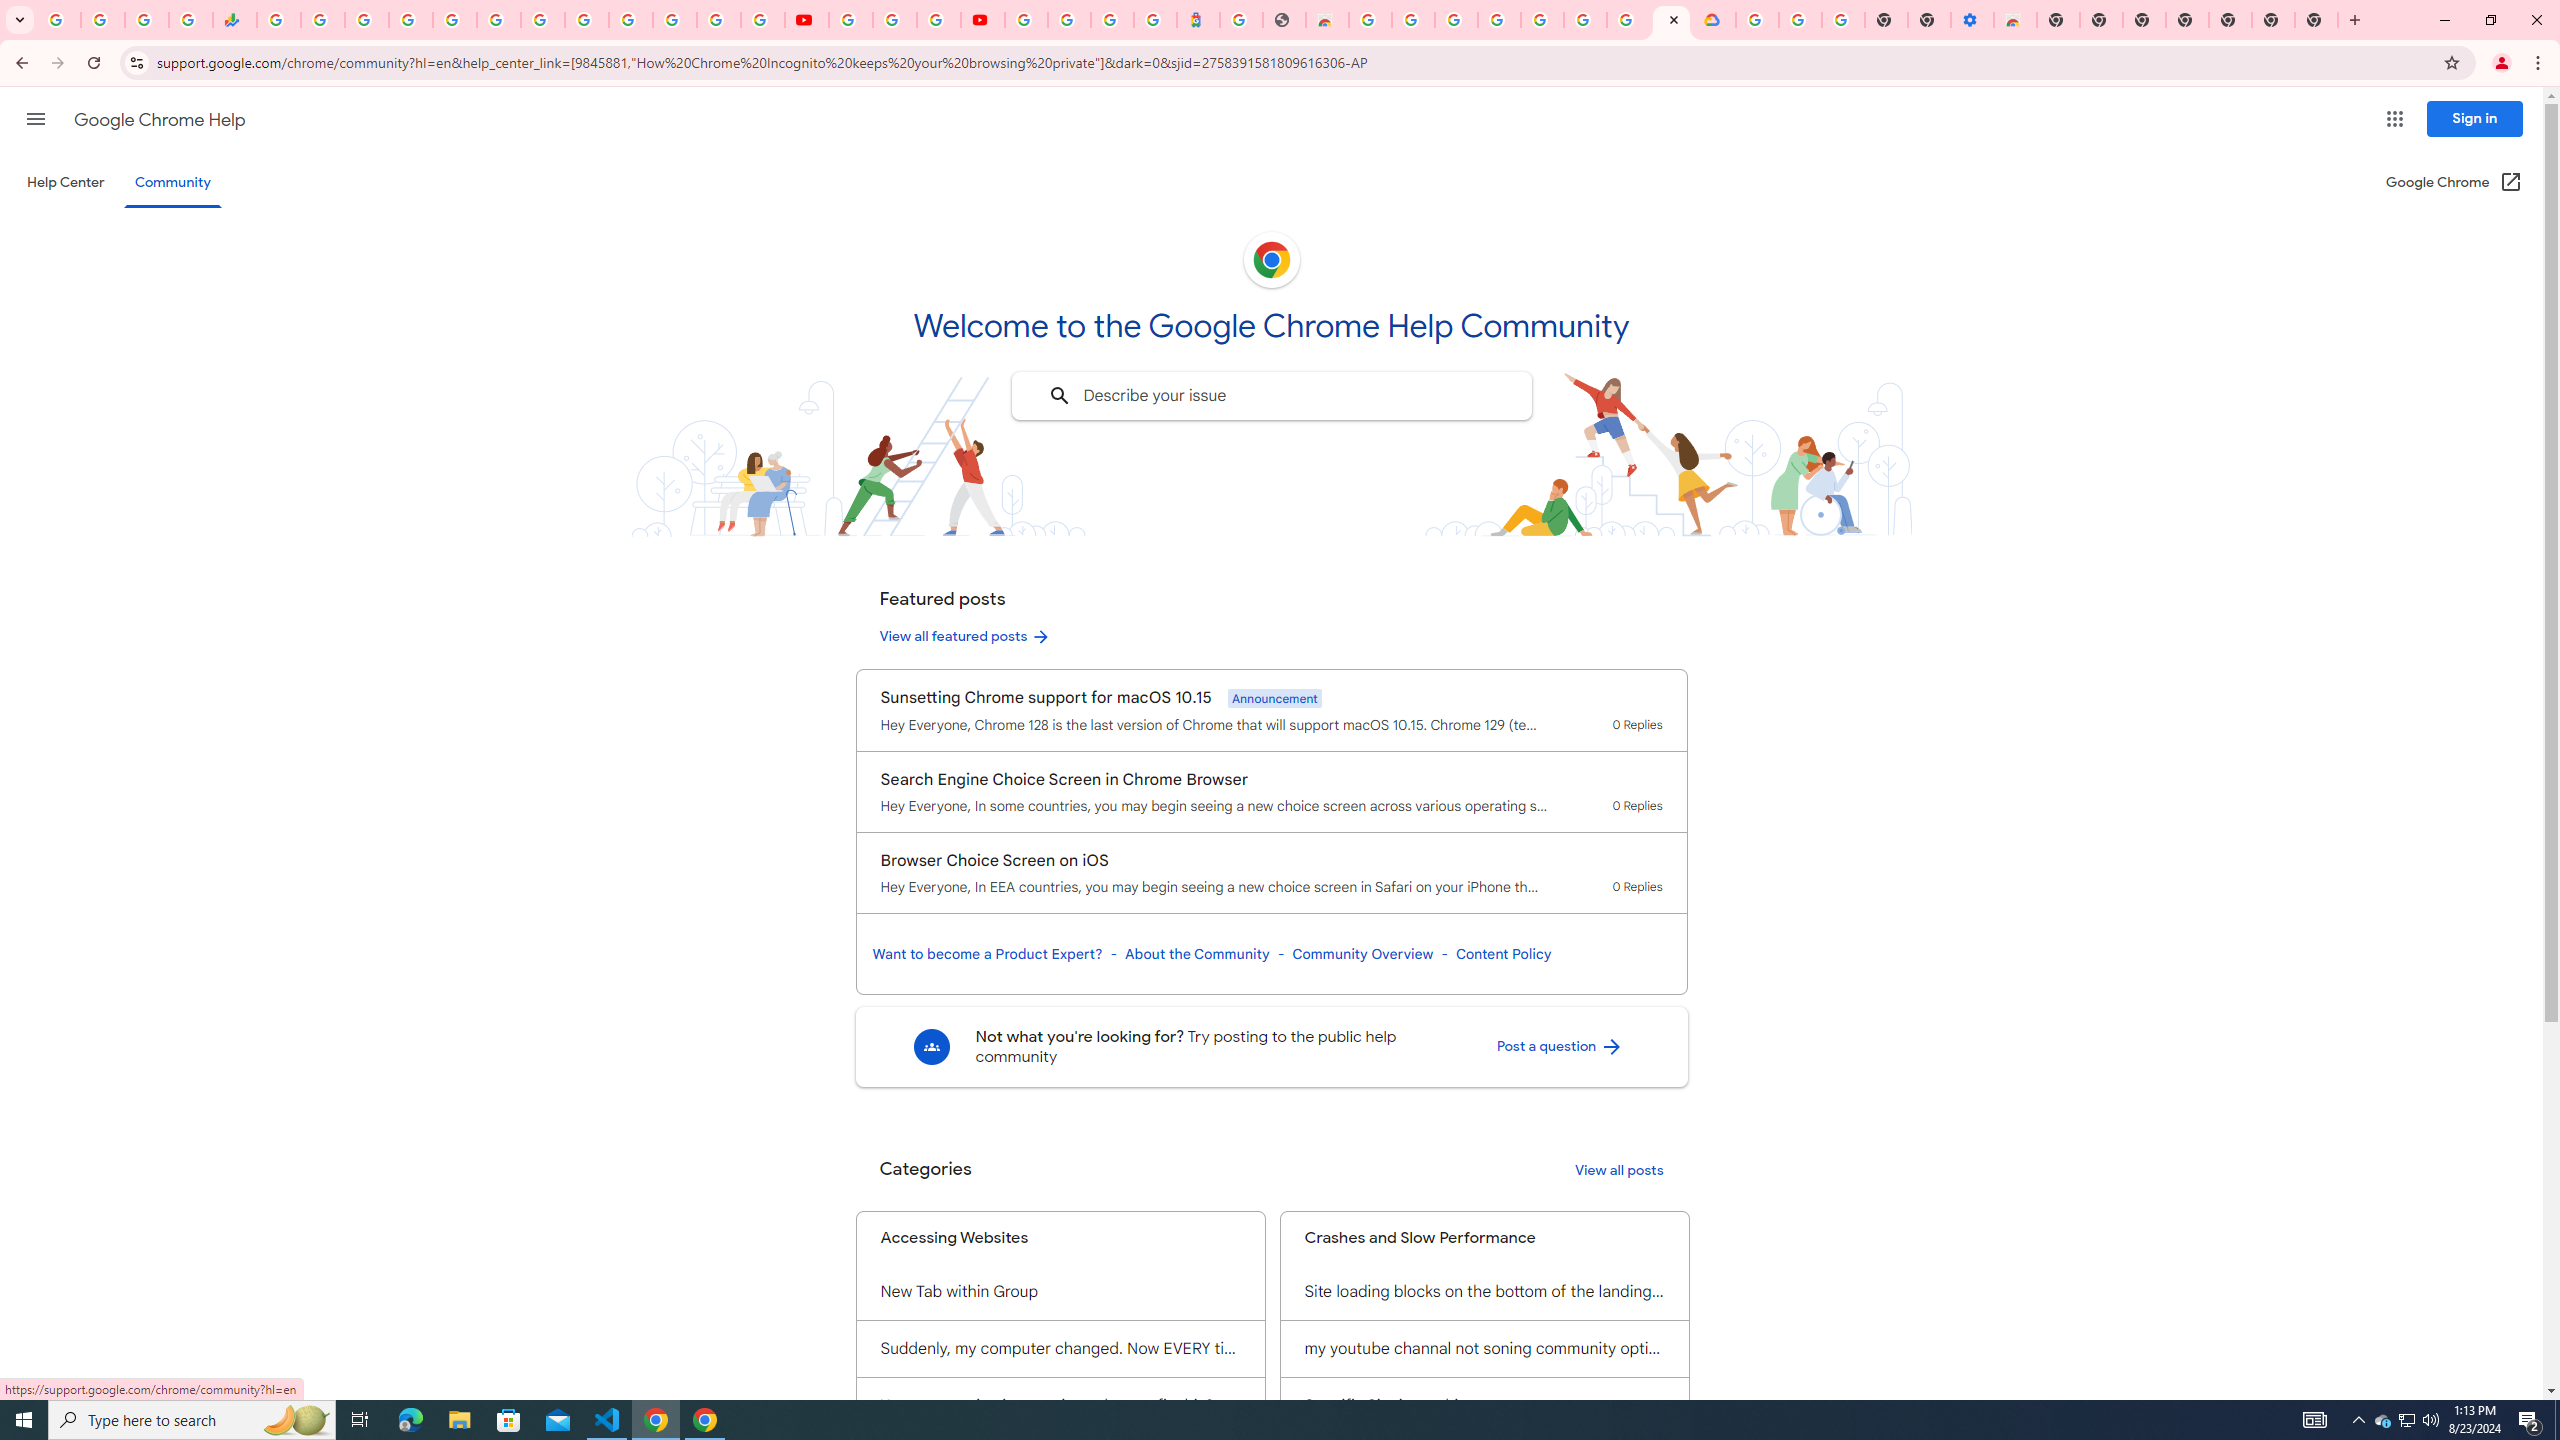  I want to click on 'Content Creator Programs & Opportunities - YouTube Creators', so click(982, 19).